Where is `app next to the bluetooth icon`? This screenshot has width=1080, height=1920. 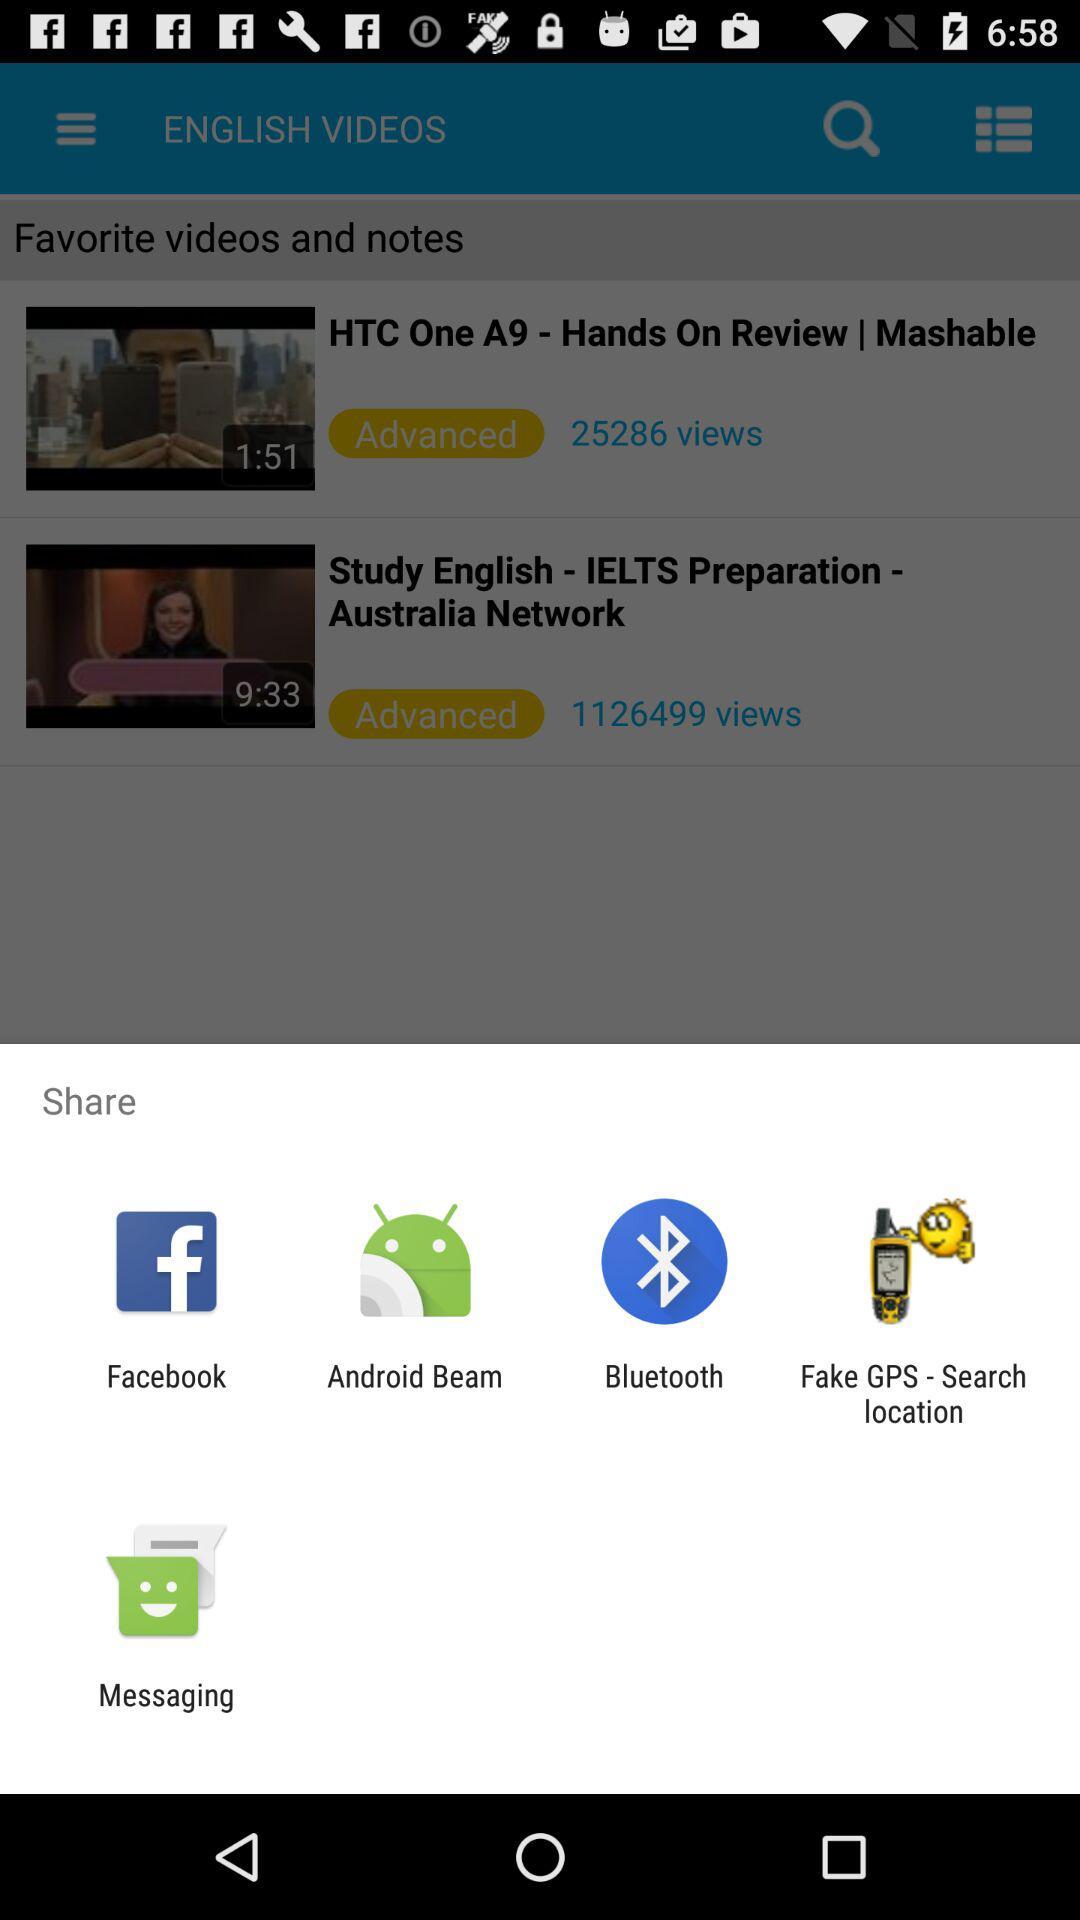
app next to the bluetooth icon is located at coordinates (913, 1392).